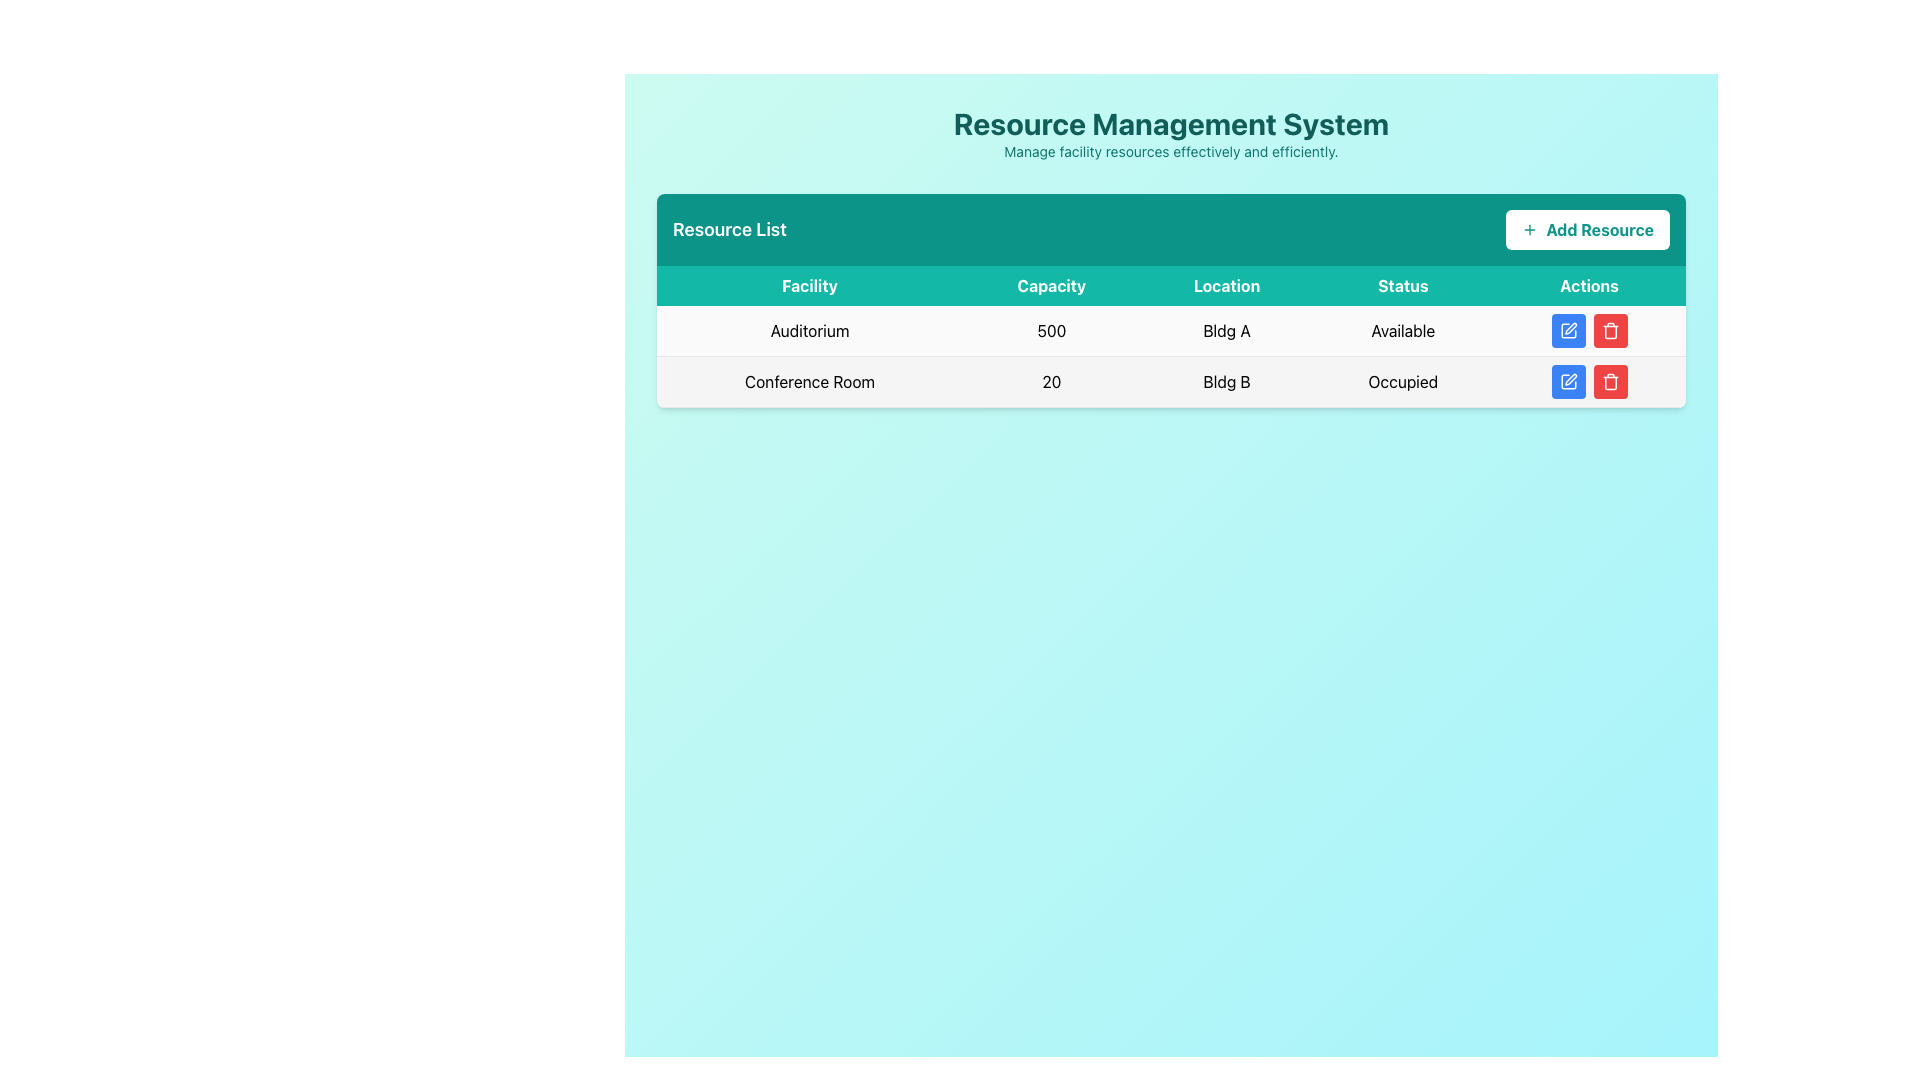  Describe the element at coordinates (1402, 330) in the screenshot. I see `the 'Available' text display in the 'Status' column of the 'Resource List' table, located in the last cell of the row for 'Auditorium, 500, Bldg A'` at that location.